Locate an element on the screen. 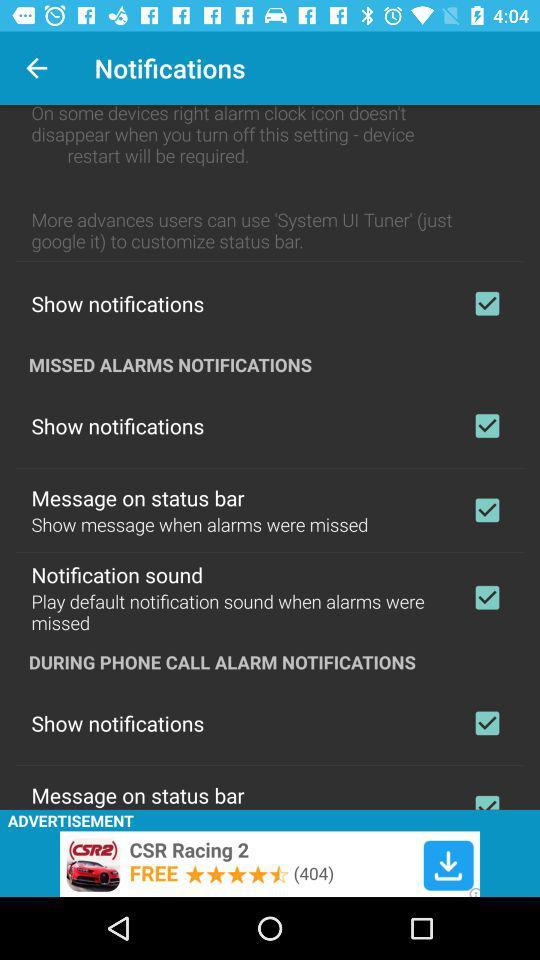 This screenshot has width=540, height=960. open link to advertisement is located at coordinates (270, 863).